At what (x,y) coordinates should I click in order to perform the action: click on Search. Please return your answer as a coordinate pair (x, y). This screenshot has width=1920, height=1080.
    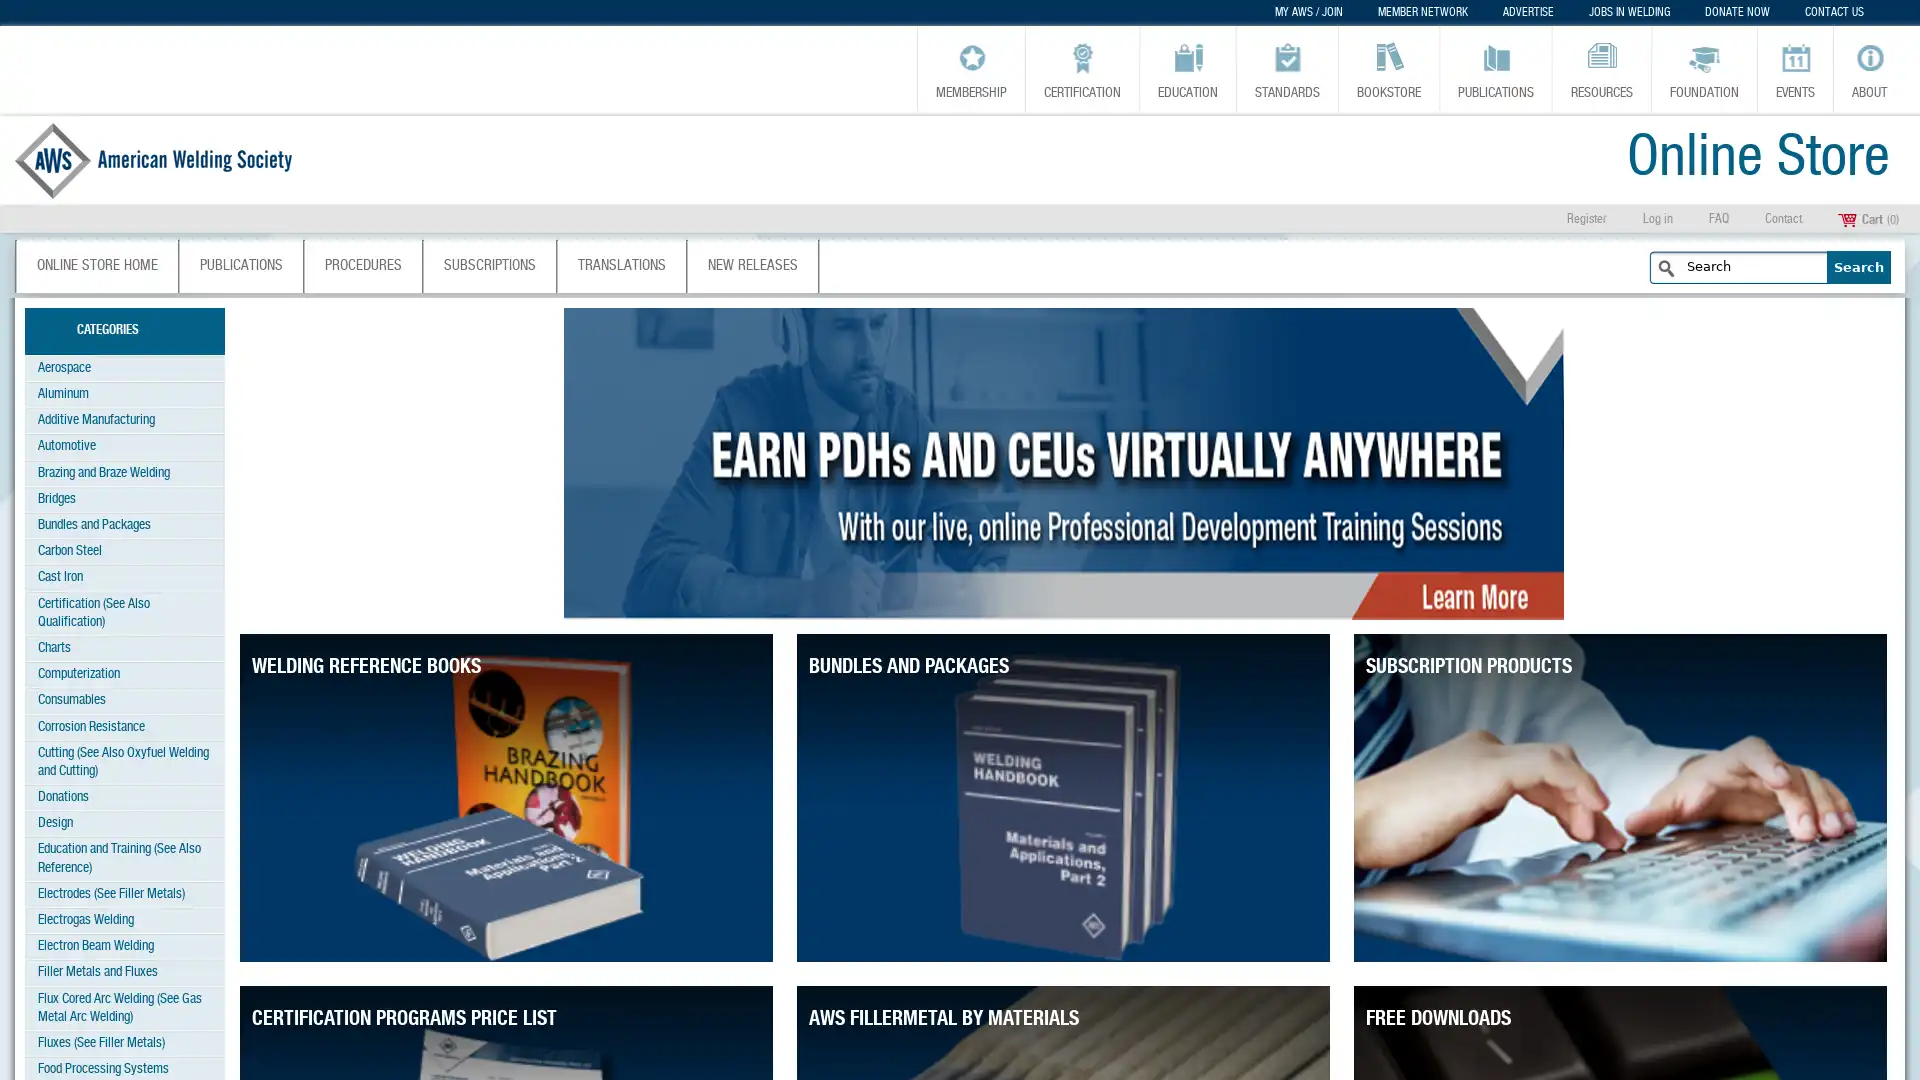
    Looking at the image, I should click on (1857, 266).